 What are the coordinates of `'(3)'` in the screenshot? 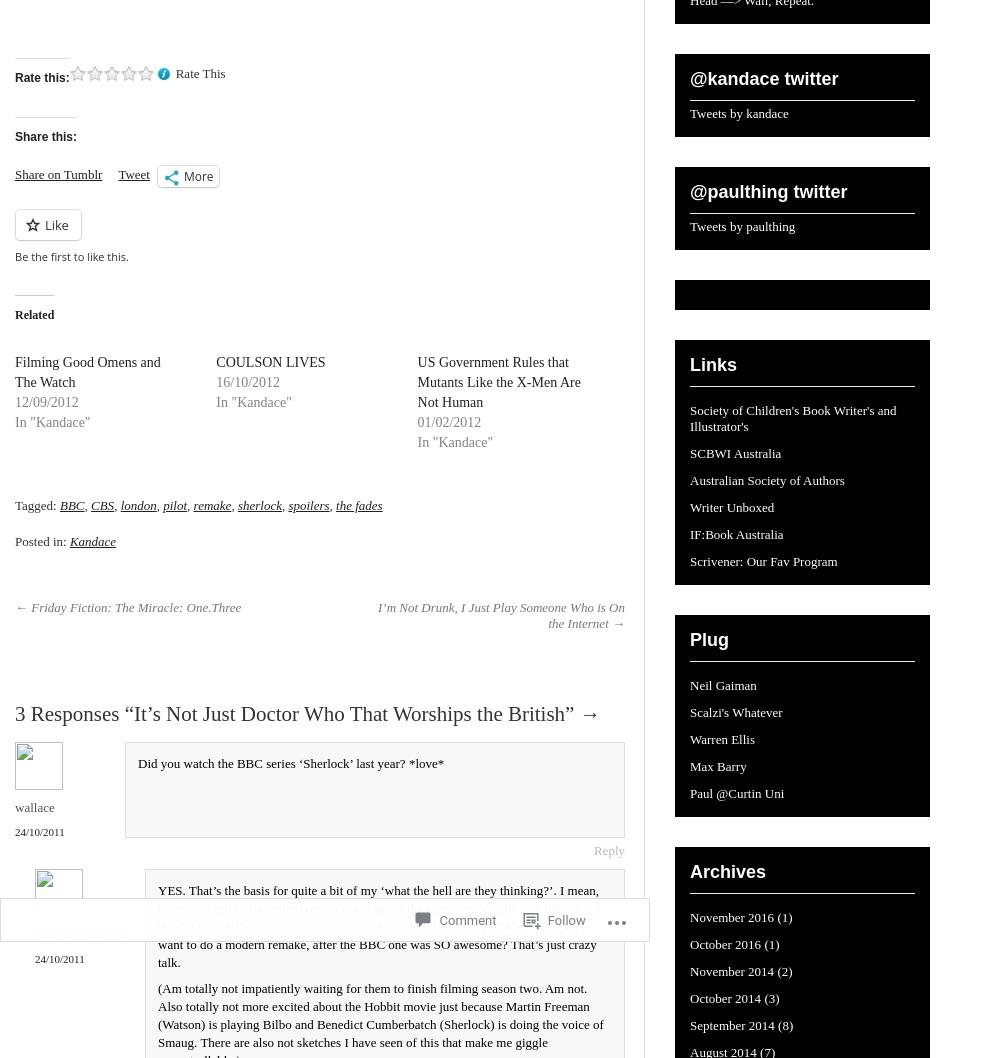 It's located at (761, 996).